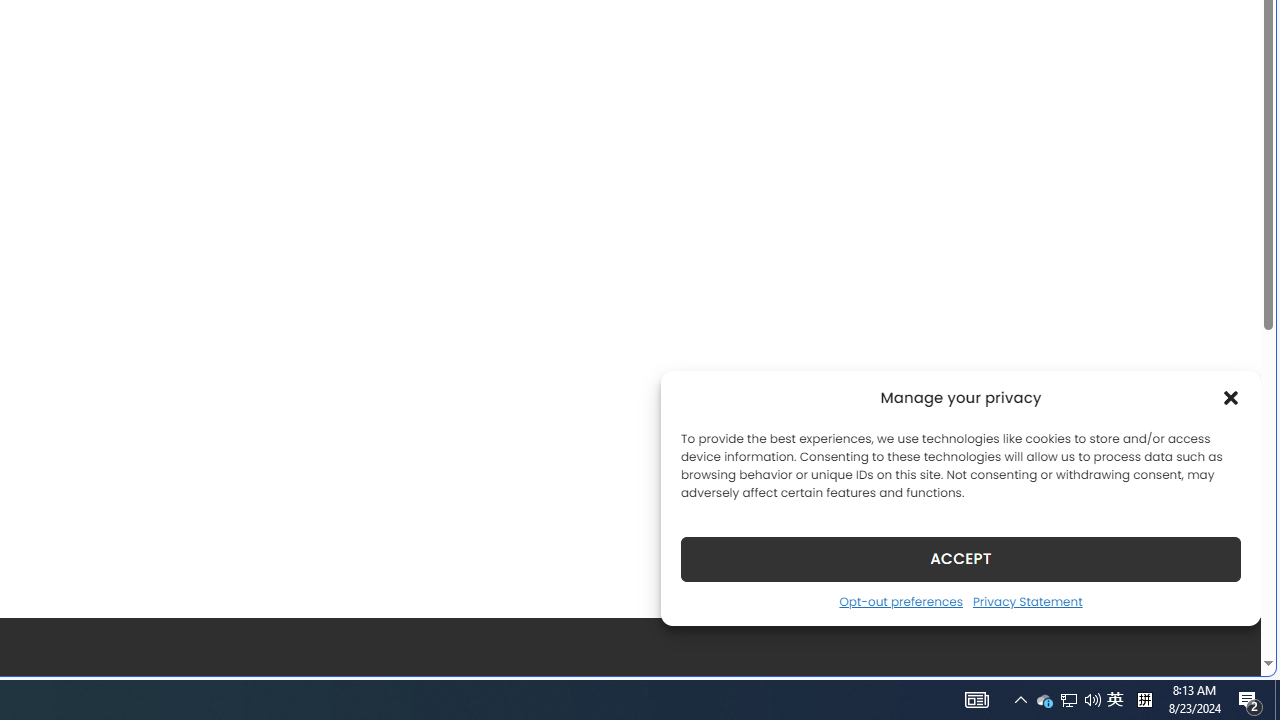  Describe the element at coordinates (1230, 397) in the screenshot. I see `'Class: cmplz-close'` at that location.